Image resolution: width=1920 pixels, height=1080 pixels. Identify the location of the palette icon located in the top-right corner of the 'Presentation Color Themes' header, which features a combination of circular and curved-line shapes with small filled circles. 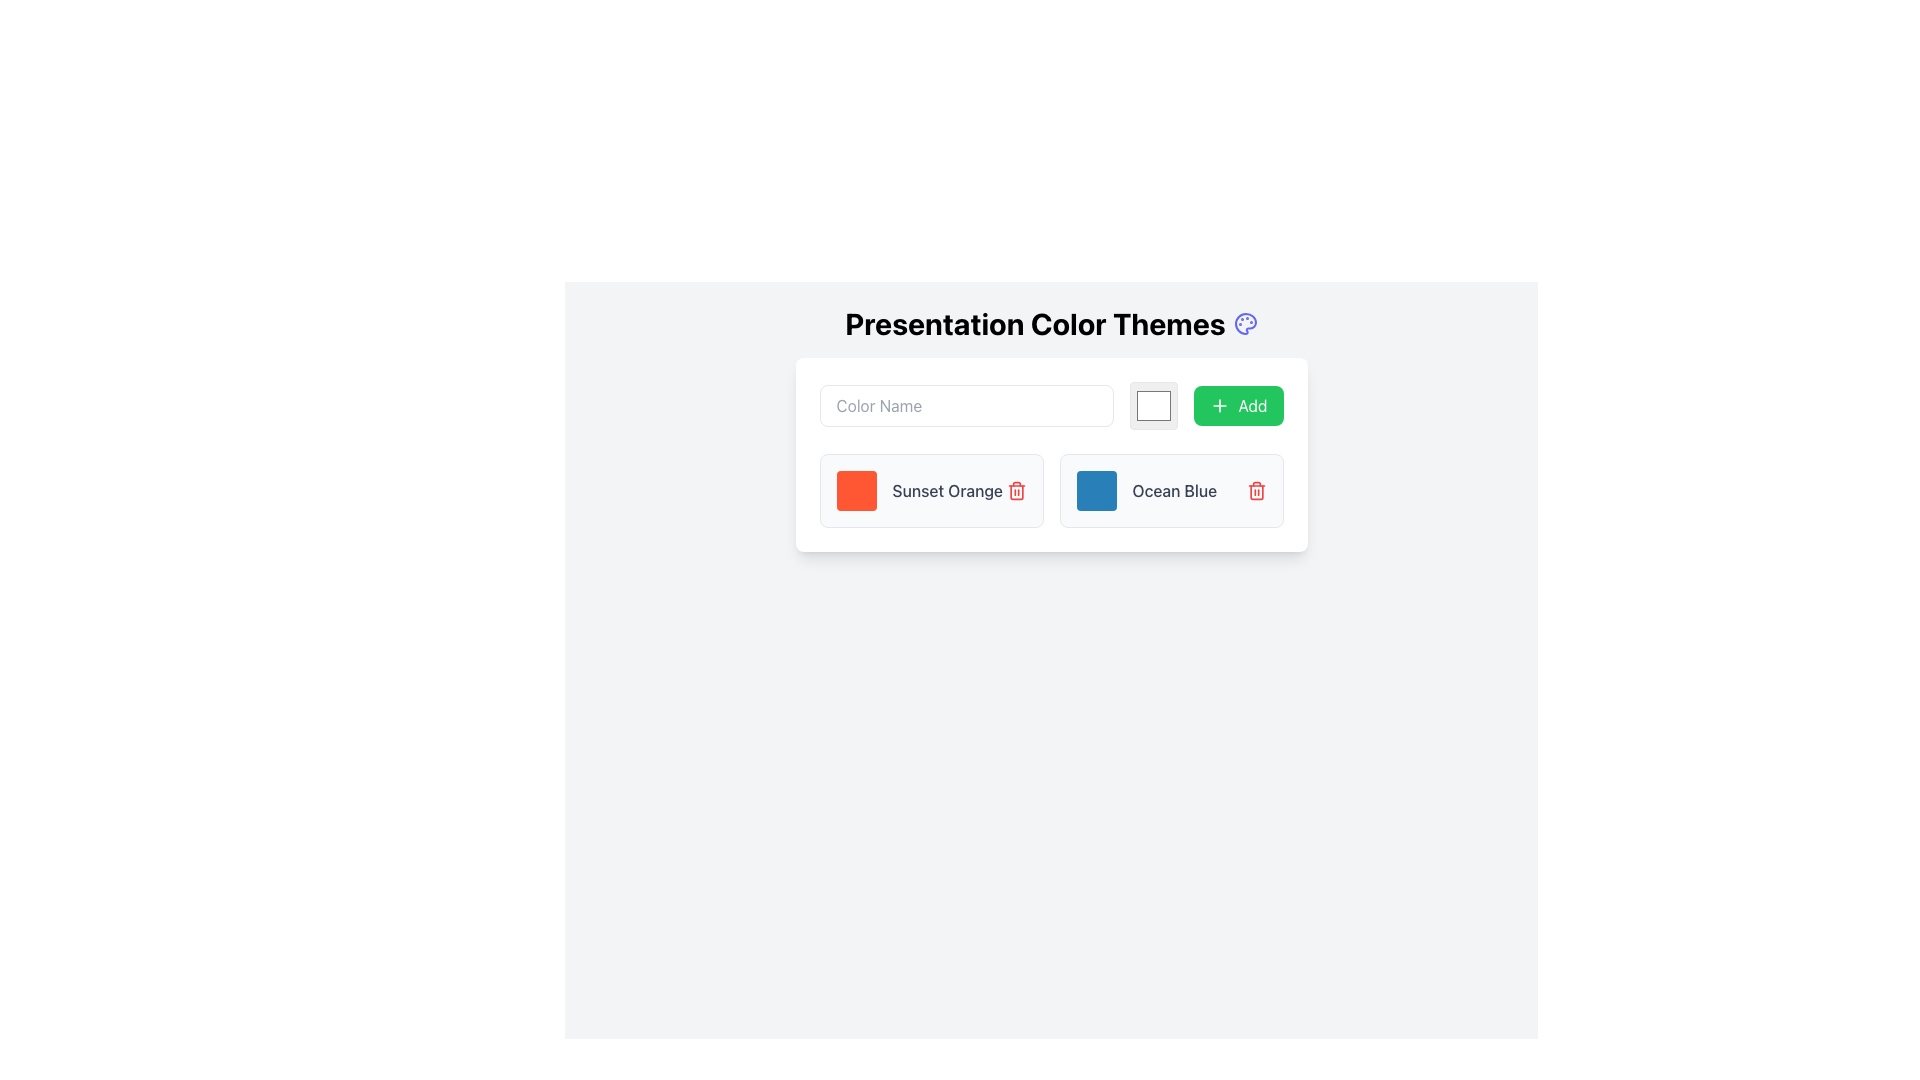
(1244, 323).